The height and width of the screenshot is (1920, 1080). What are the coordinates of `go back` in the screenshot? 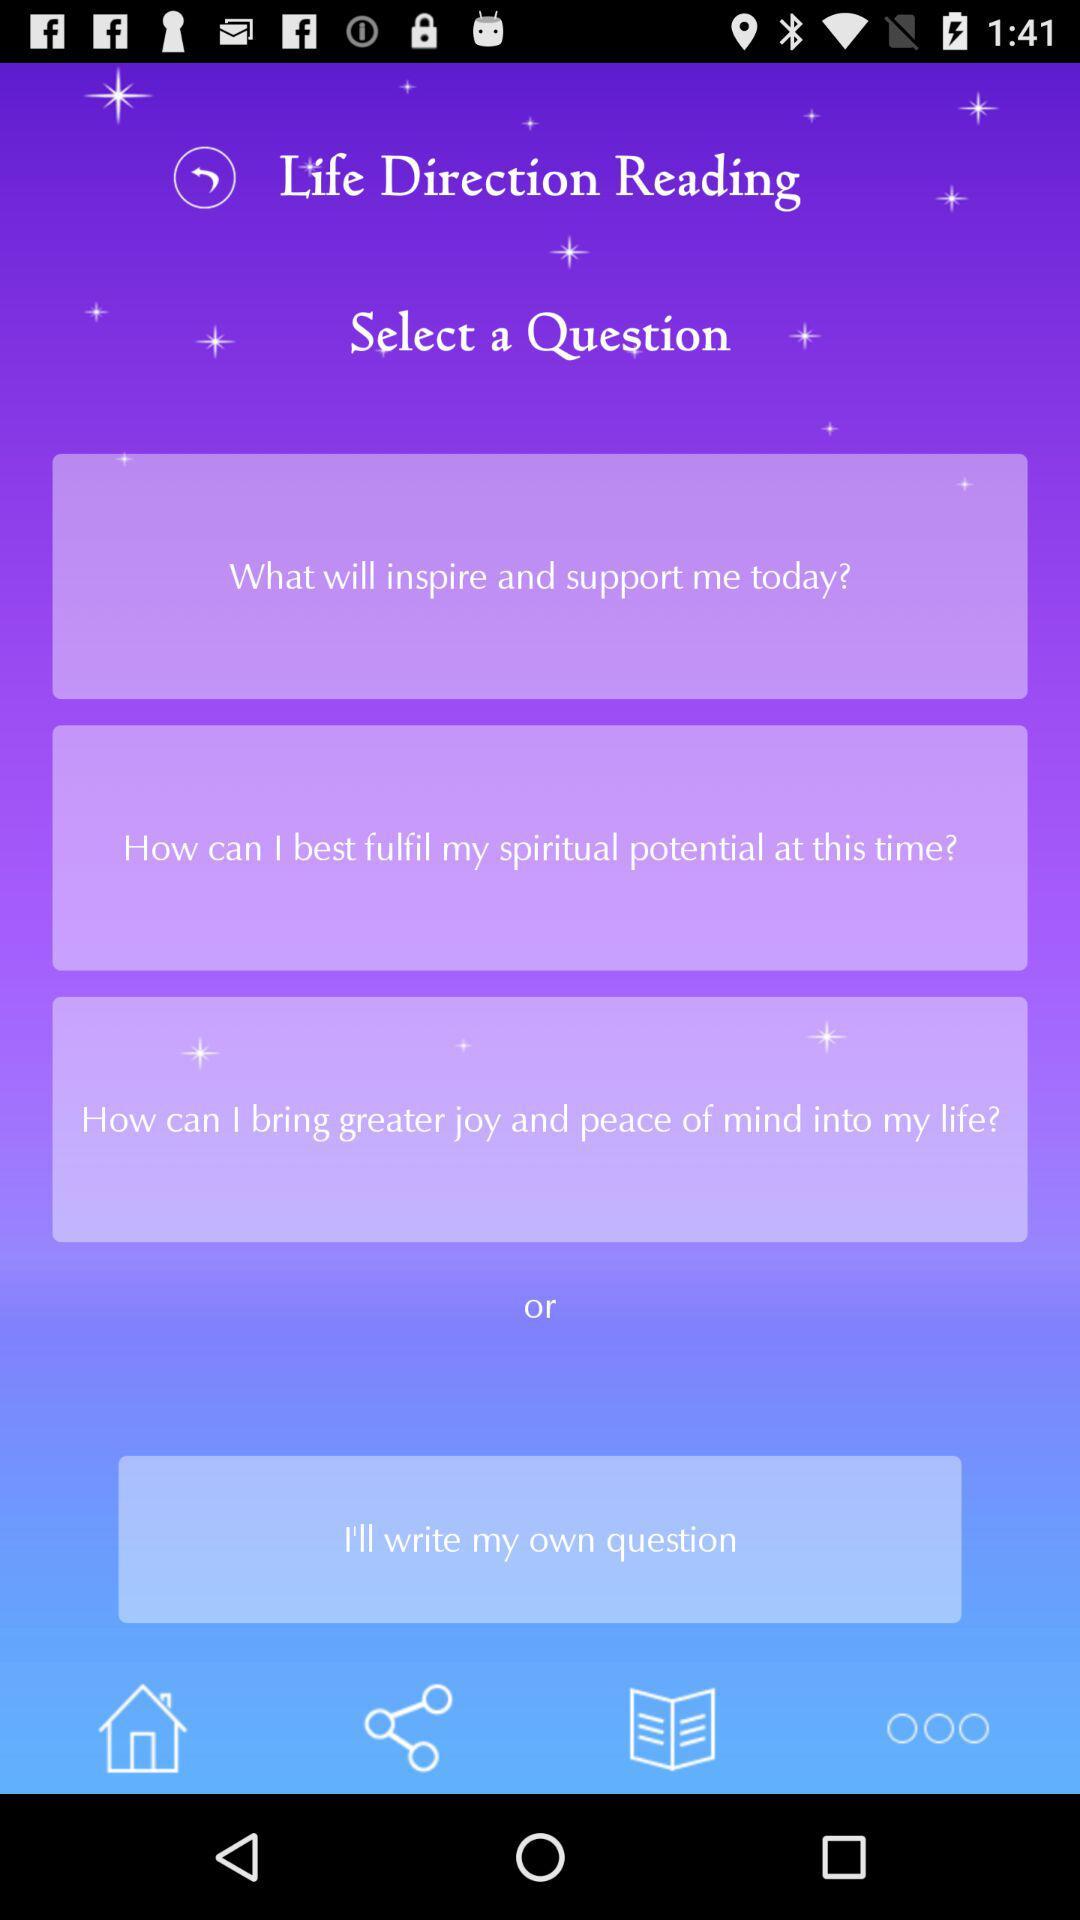 It's located at (205, 177).